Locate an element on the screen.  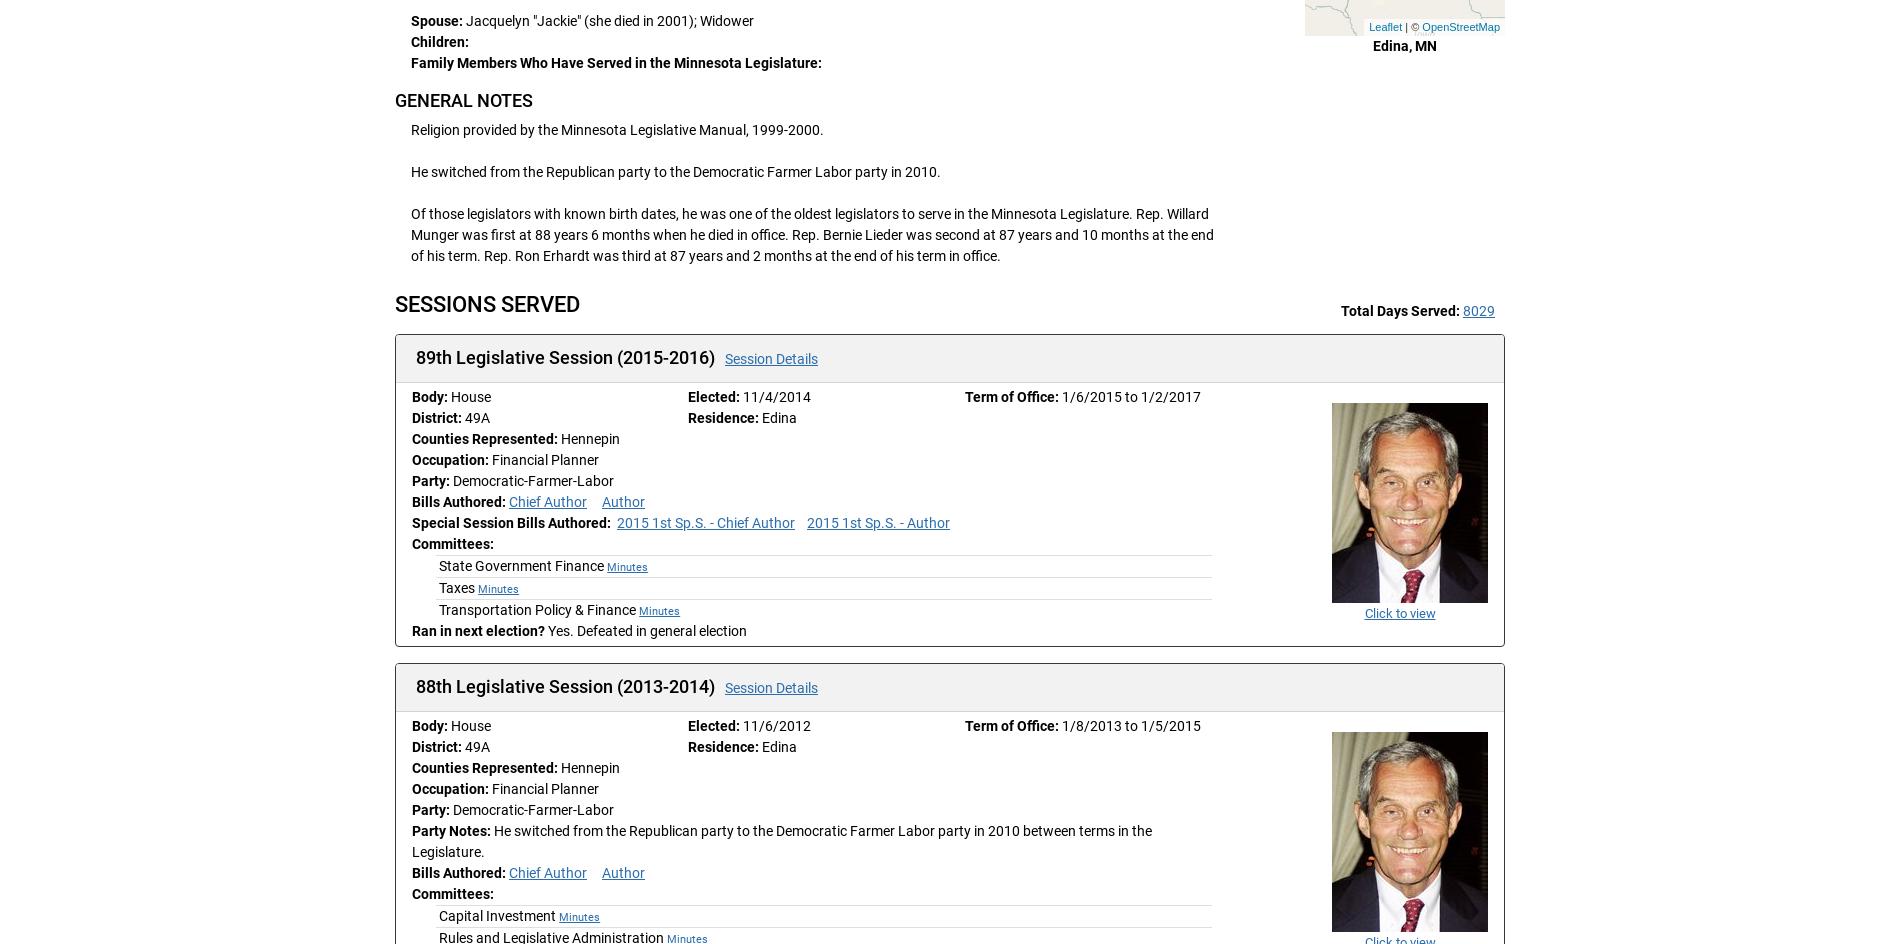
'He switched from the Republican party to the Democratic Farmer Labor party in 2010 between terms in the Legislature.' is located at coordinates (781, 841).